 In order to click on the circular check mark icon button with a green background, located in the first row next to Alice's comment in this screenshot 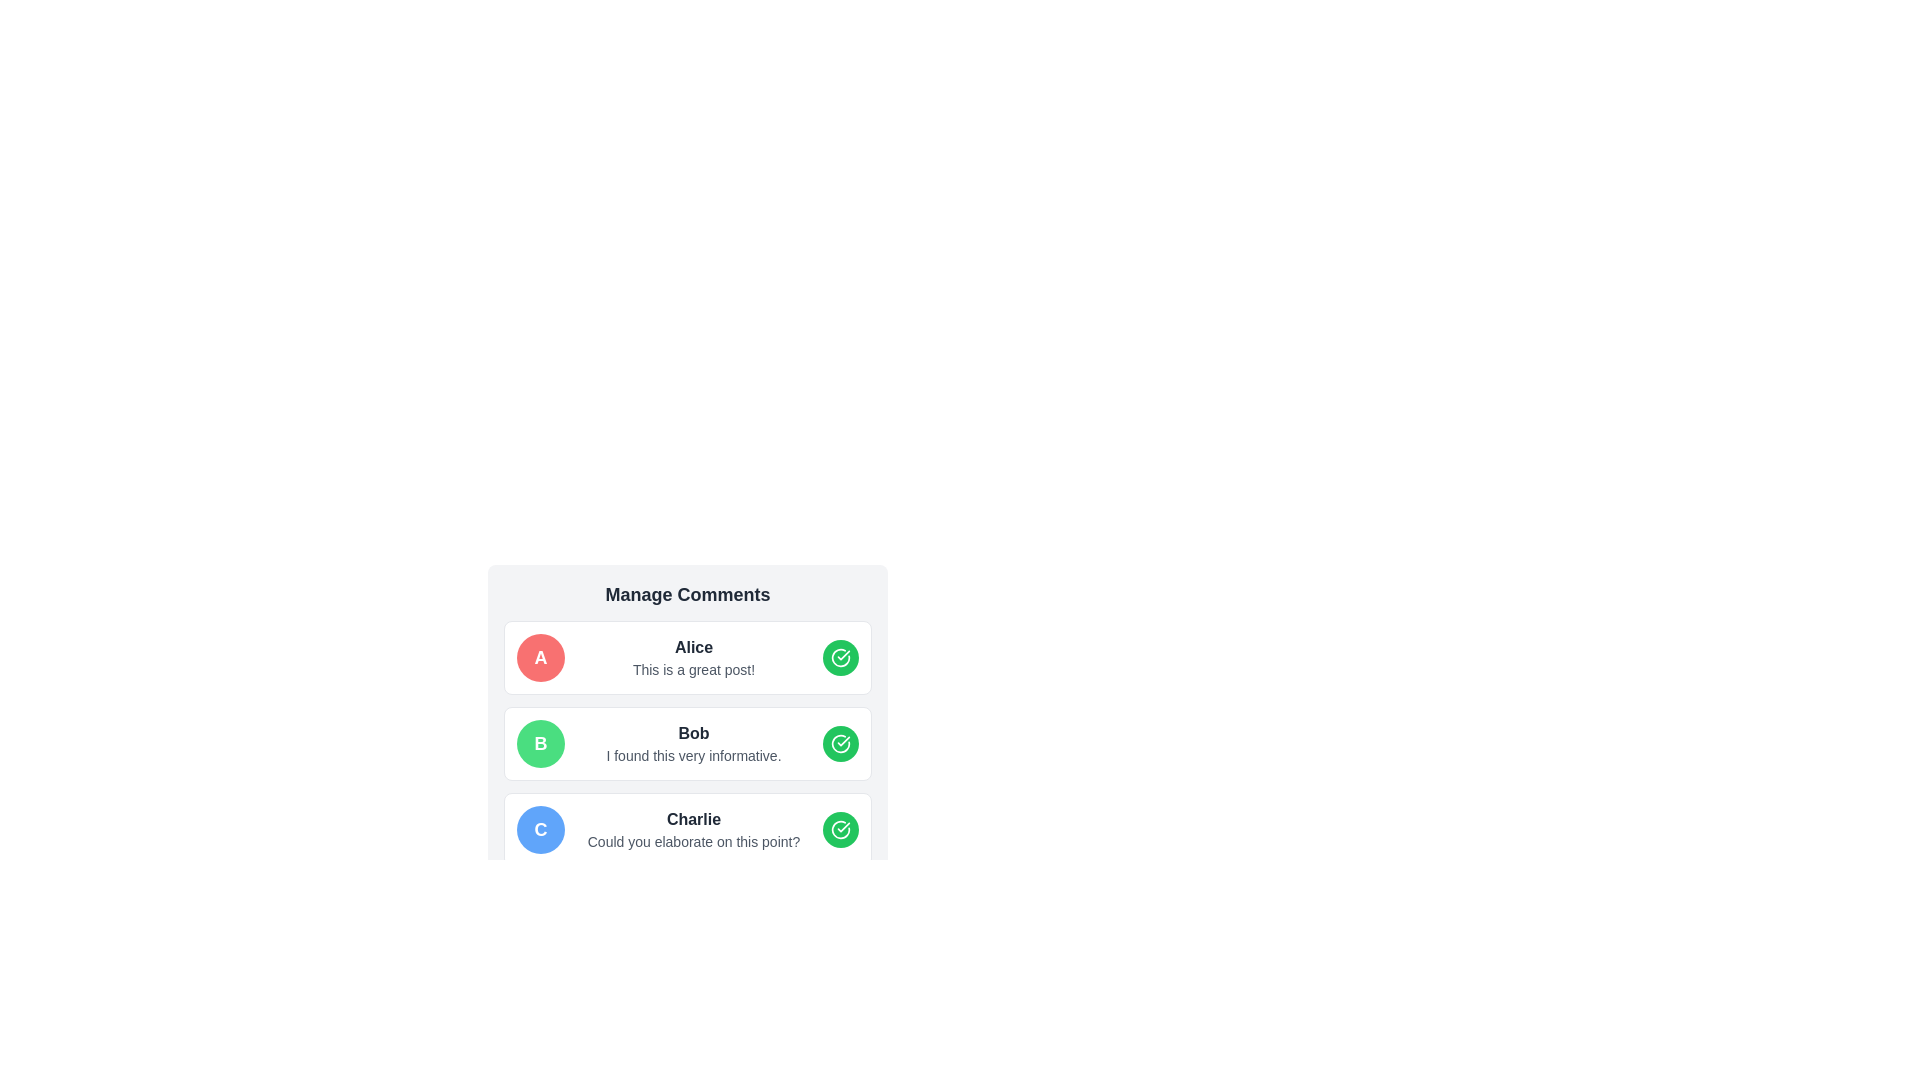, I will do `click(840, 658)`.